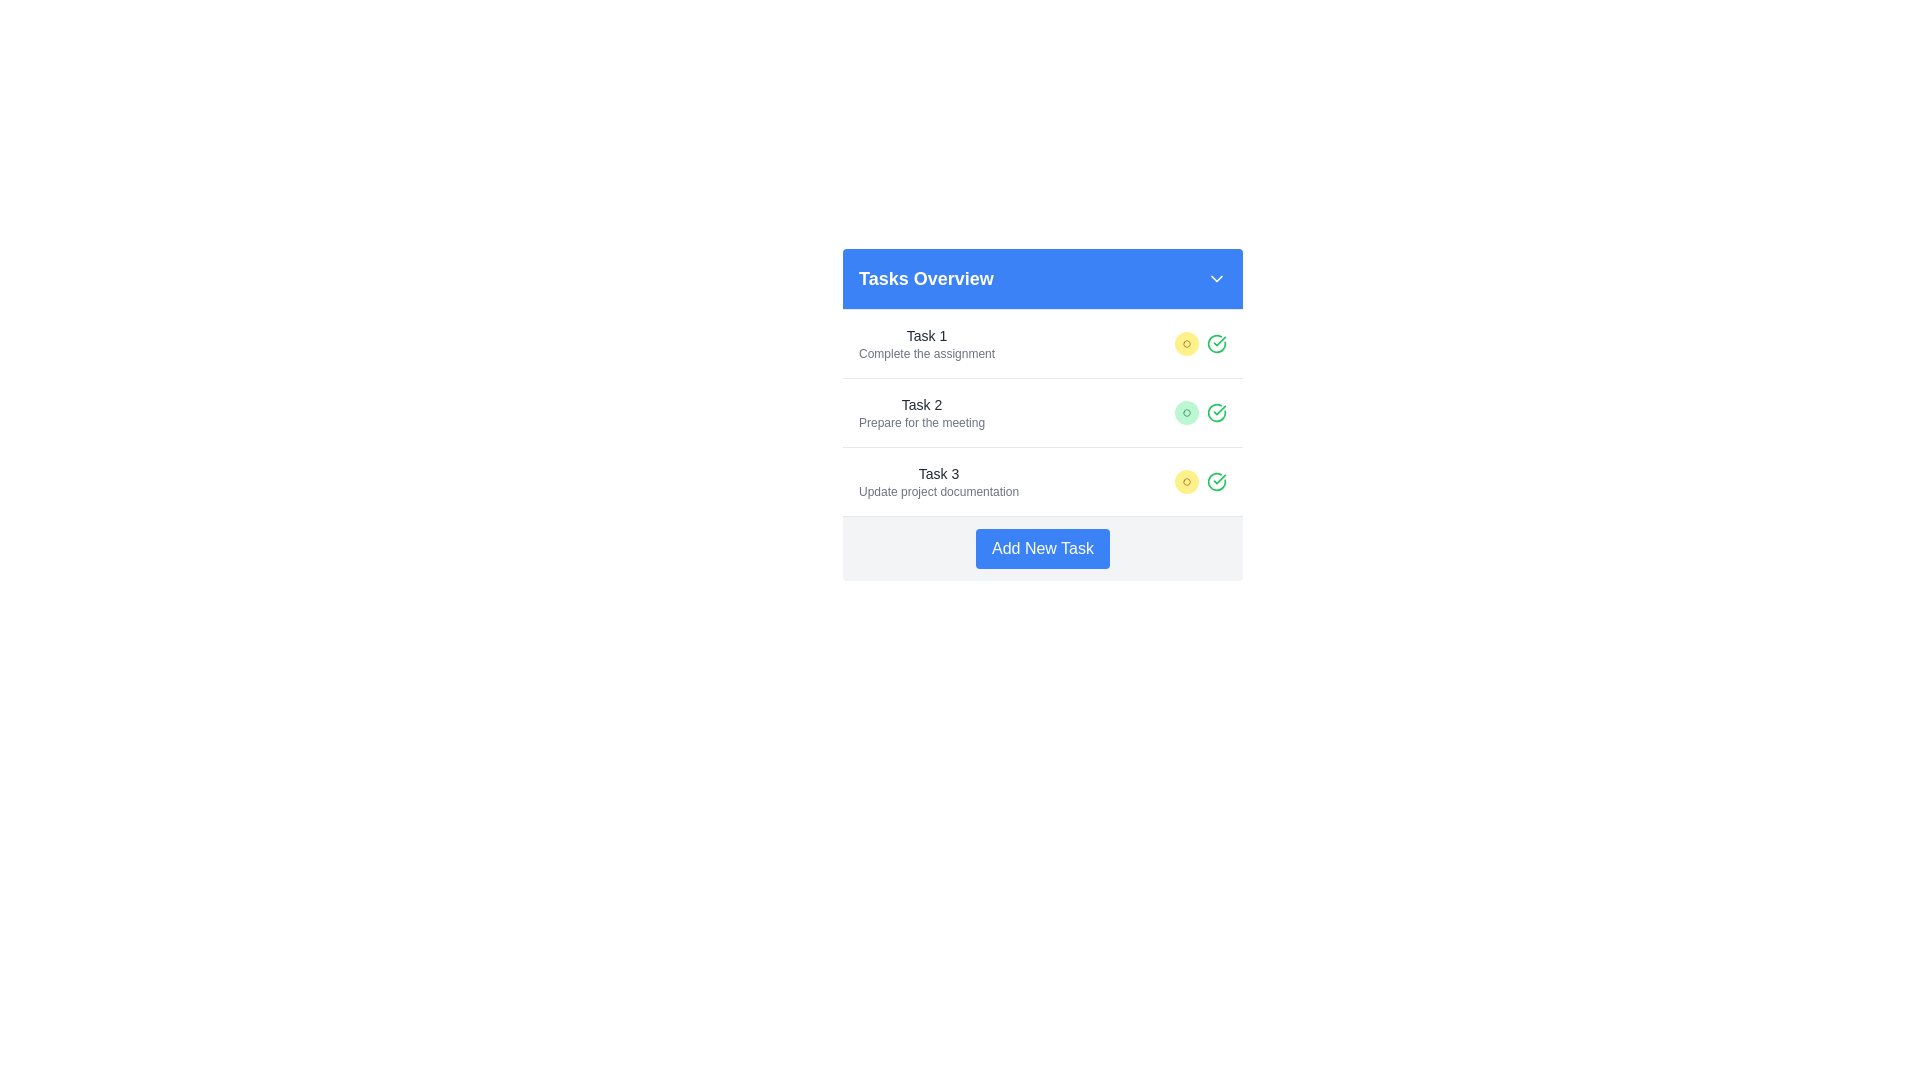 This screenshot has width=1920, height=1080. What do you see at coordinates (925, 278) in the screenshot?
I see `text content of the 'Tasks Overview' label, which is a prominent white text on a blue background located in the header section of the interface` at bounding box center [925, 278].